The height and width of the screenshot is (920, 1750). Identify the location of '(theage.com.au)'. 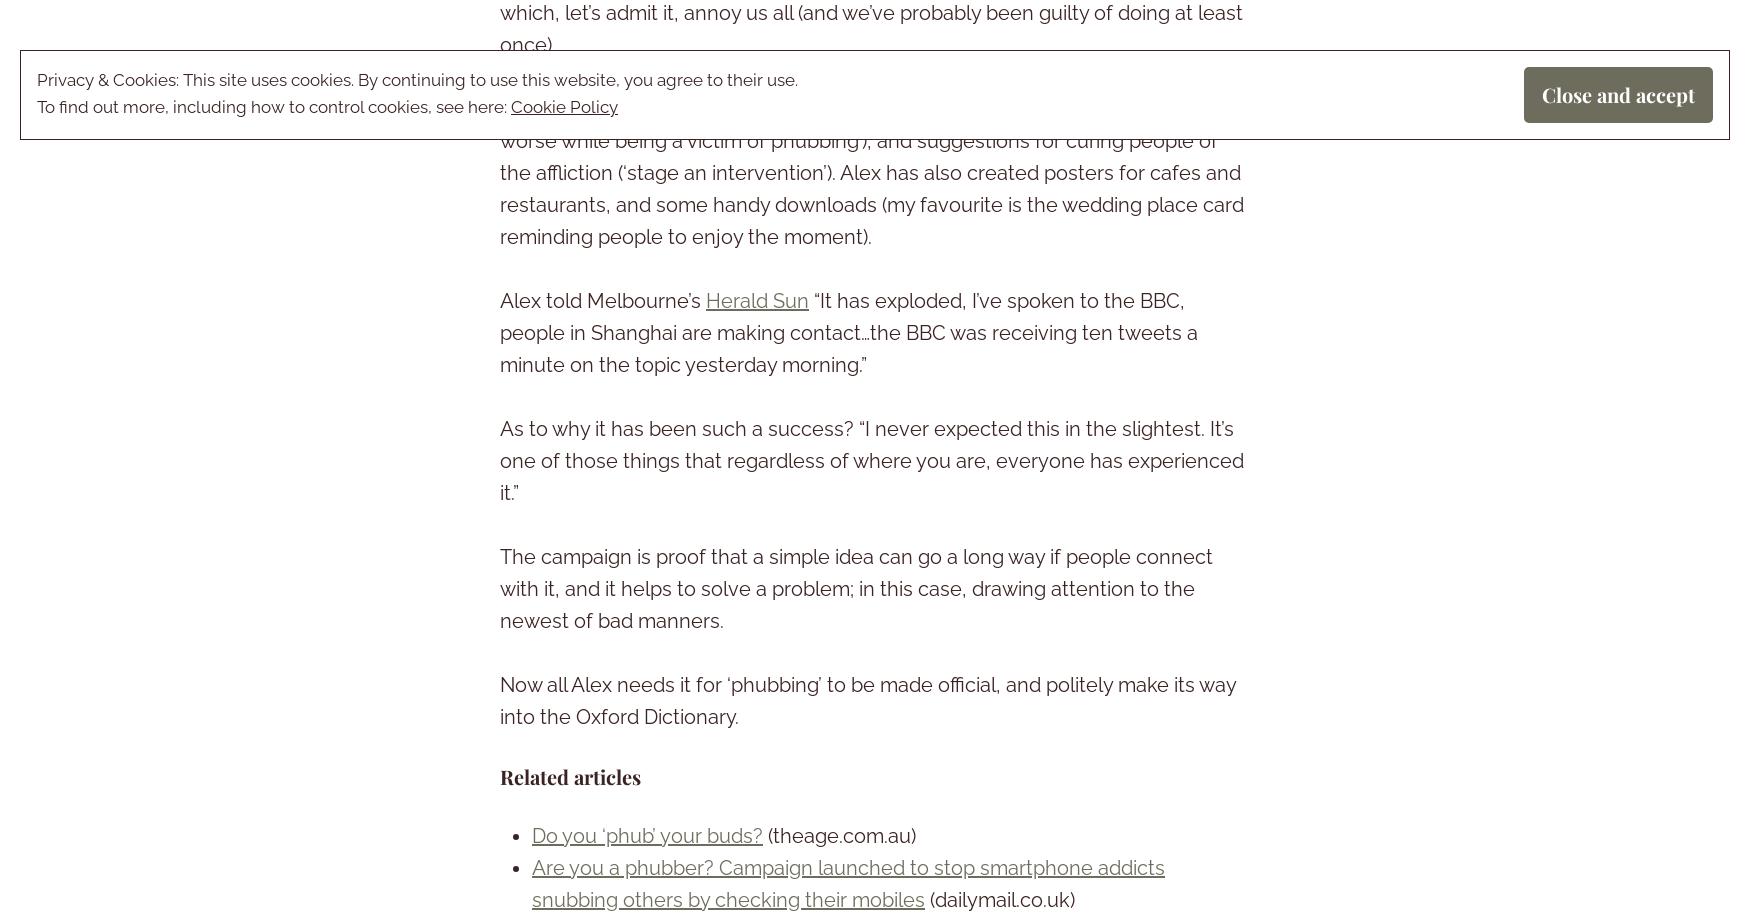
(839, 835).